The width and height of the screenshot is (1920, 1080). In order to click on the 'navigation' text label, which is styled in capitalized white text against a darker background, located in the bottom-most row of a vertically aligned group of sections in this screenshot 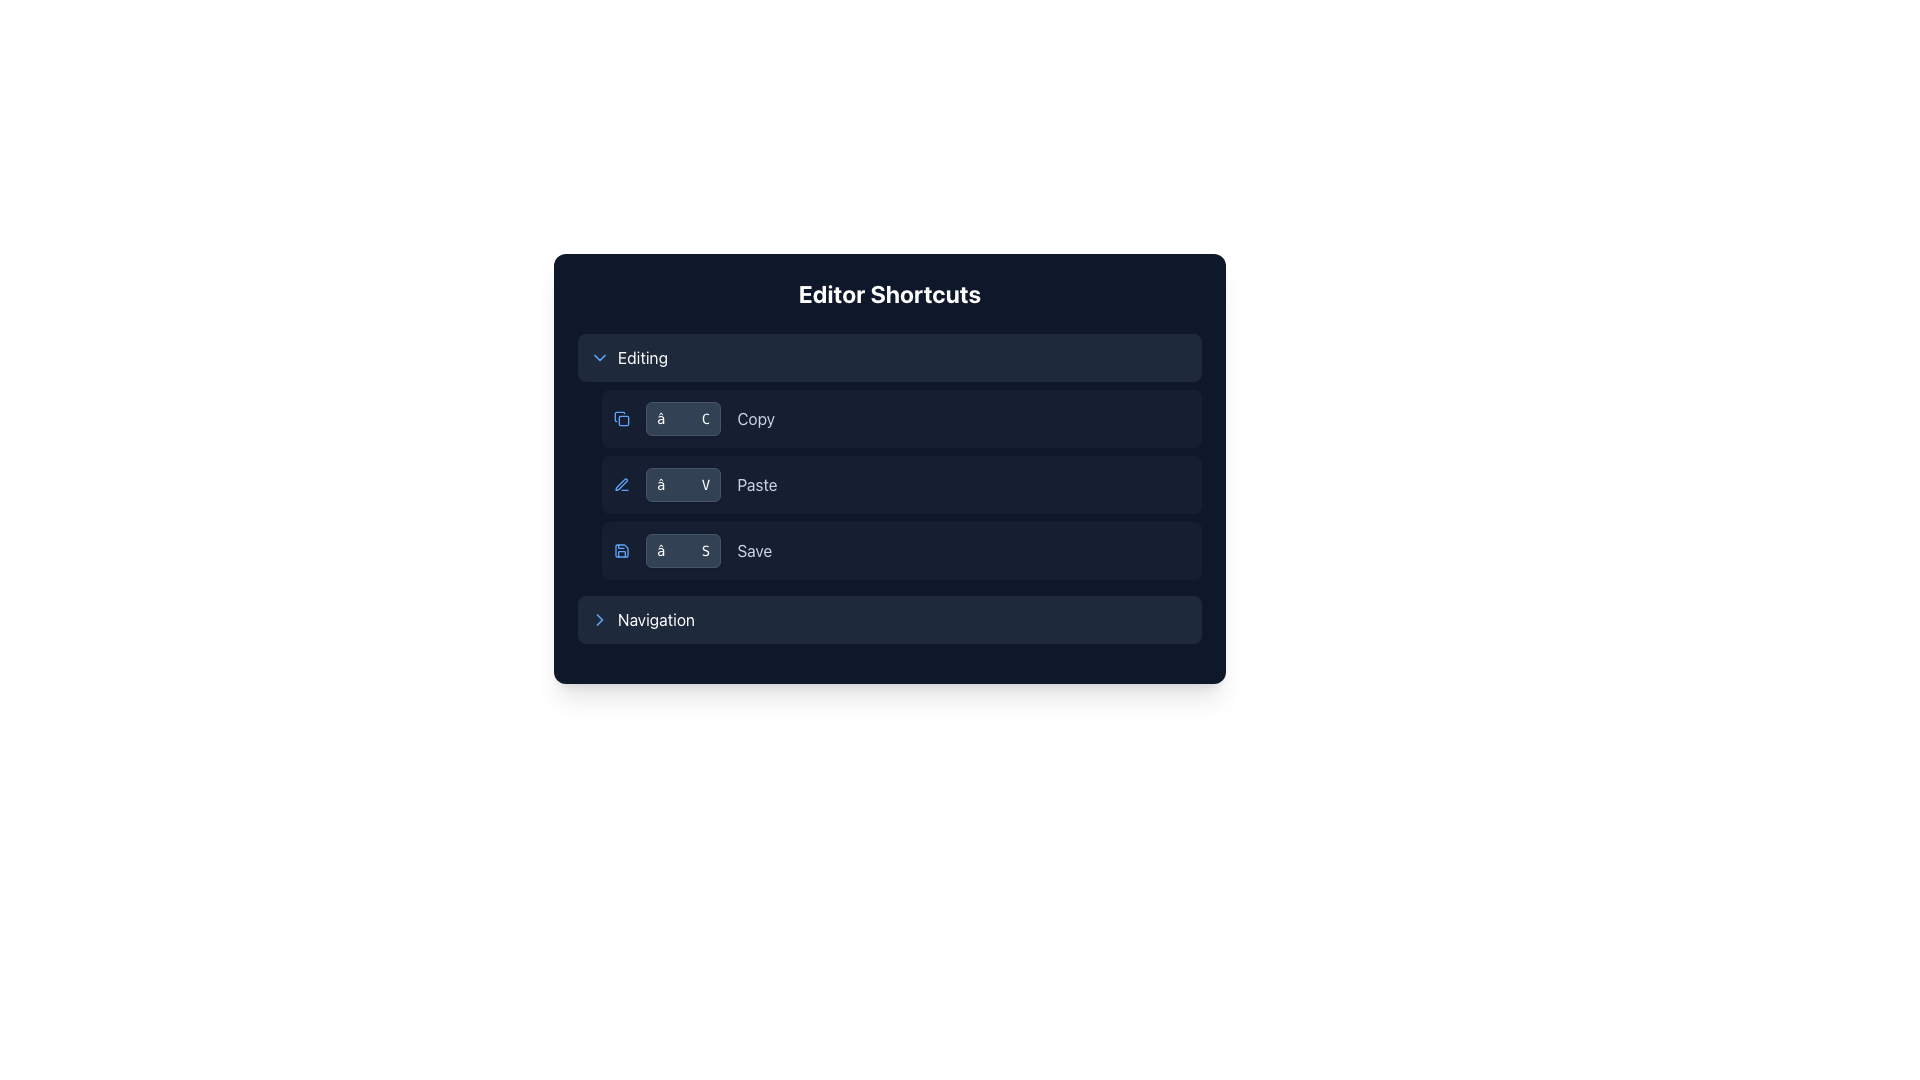, I will do `click(656, 619)`.